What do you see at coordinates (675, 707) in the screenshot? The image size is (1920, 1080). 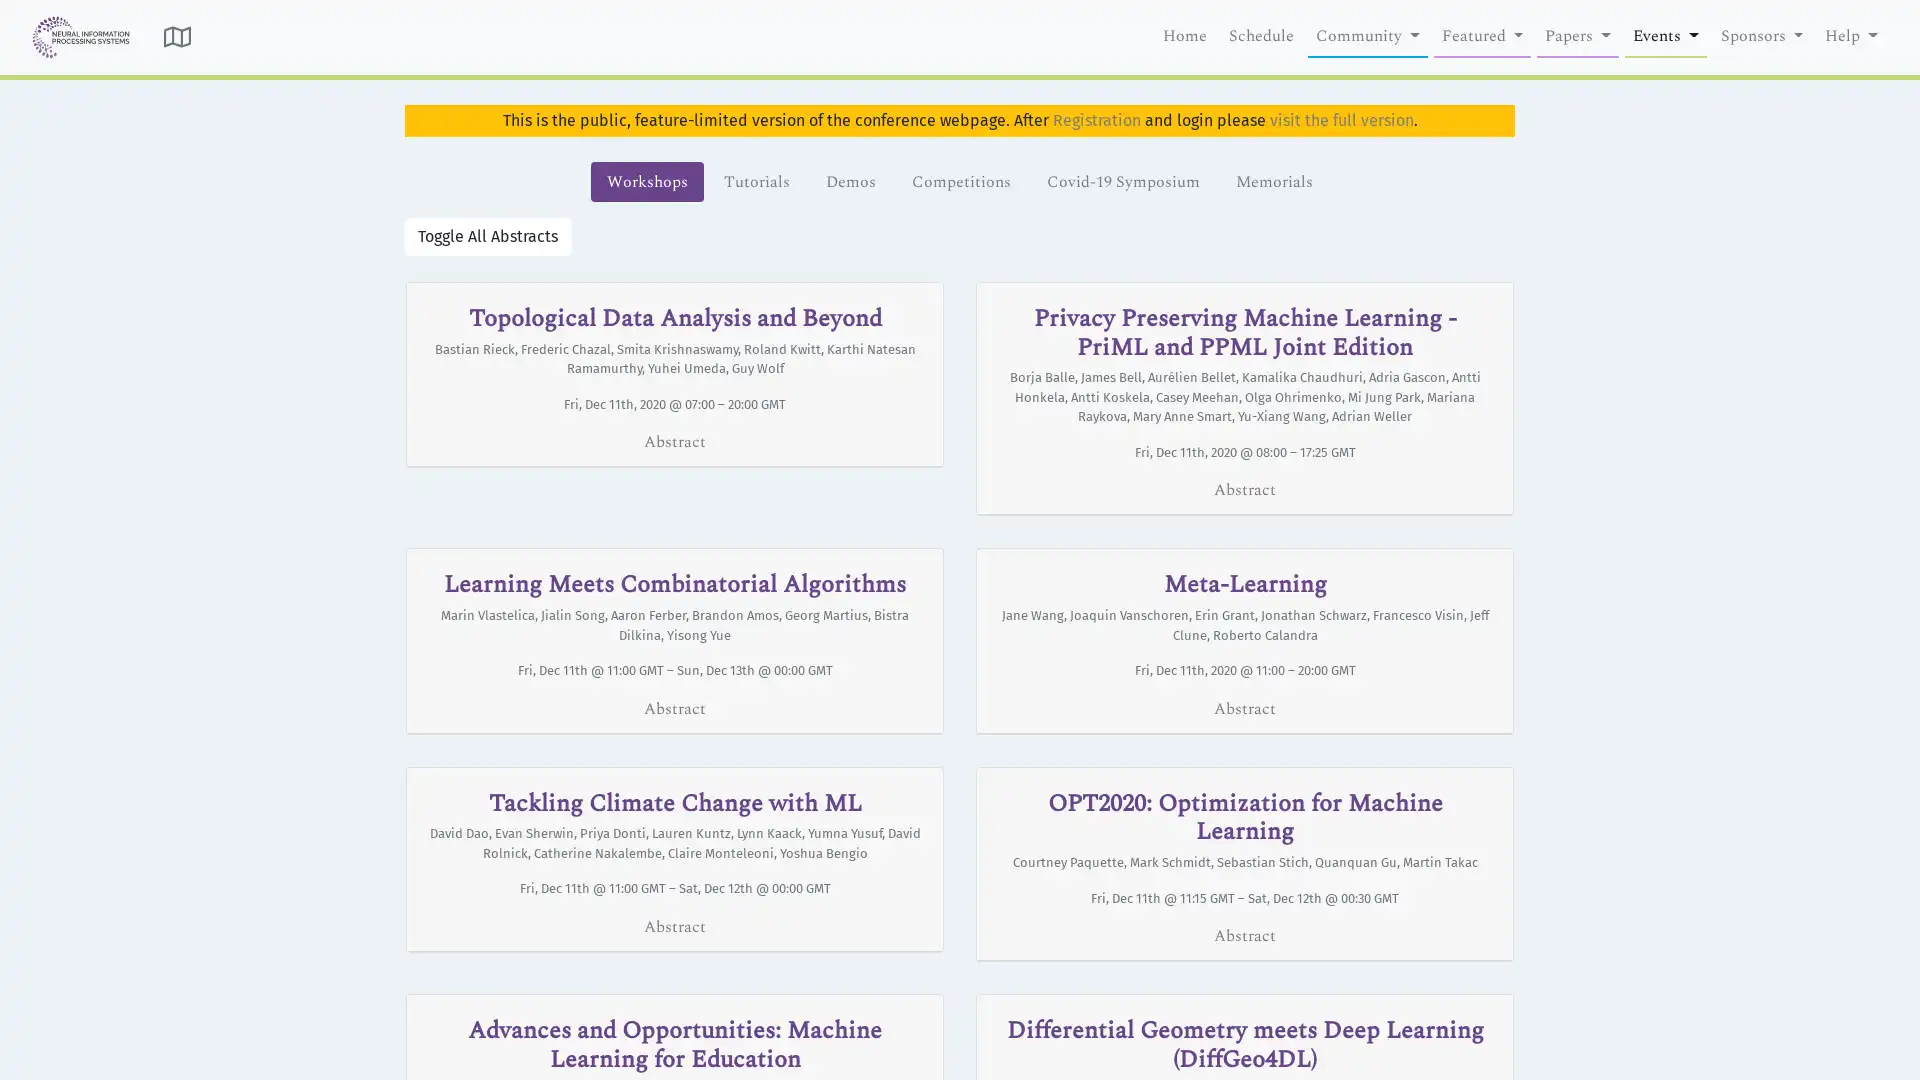 I see `Abstract` at bounding box center [675, 707].